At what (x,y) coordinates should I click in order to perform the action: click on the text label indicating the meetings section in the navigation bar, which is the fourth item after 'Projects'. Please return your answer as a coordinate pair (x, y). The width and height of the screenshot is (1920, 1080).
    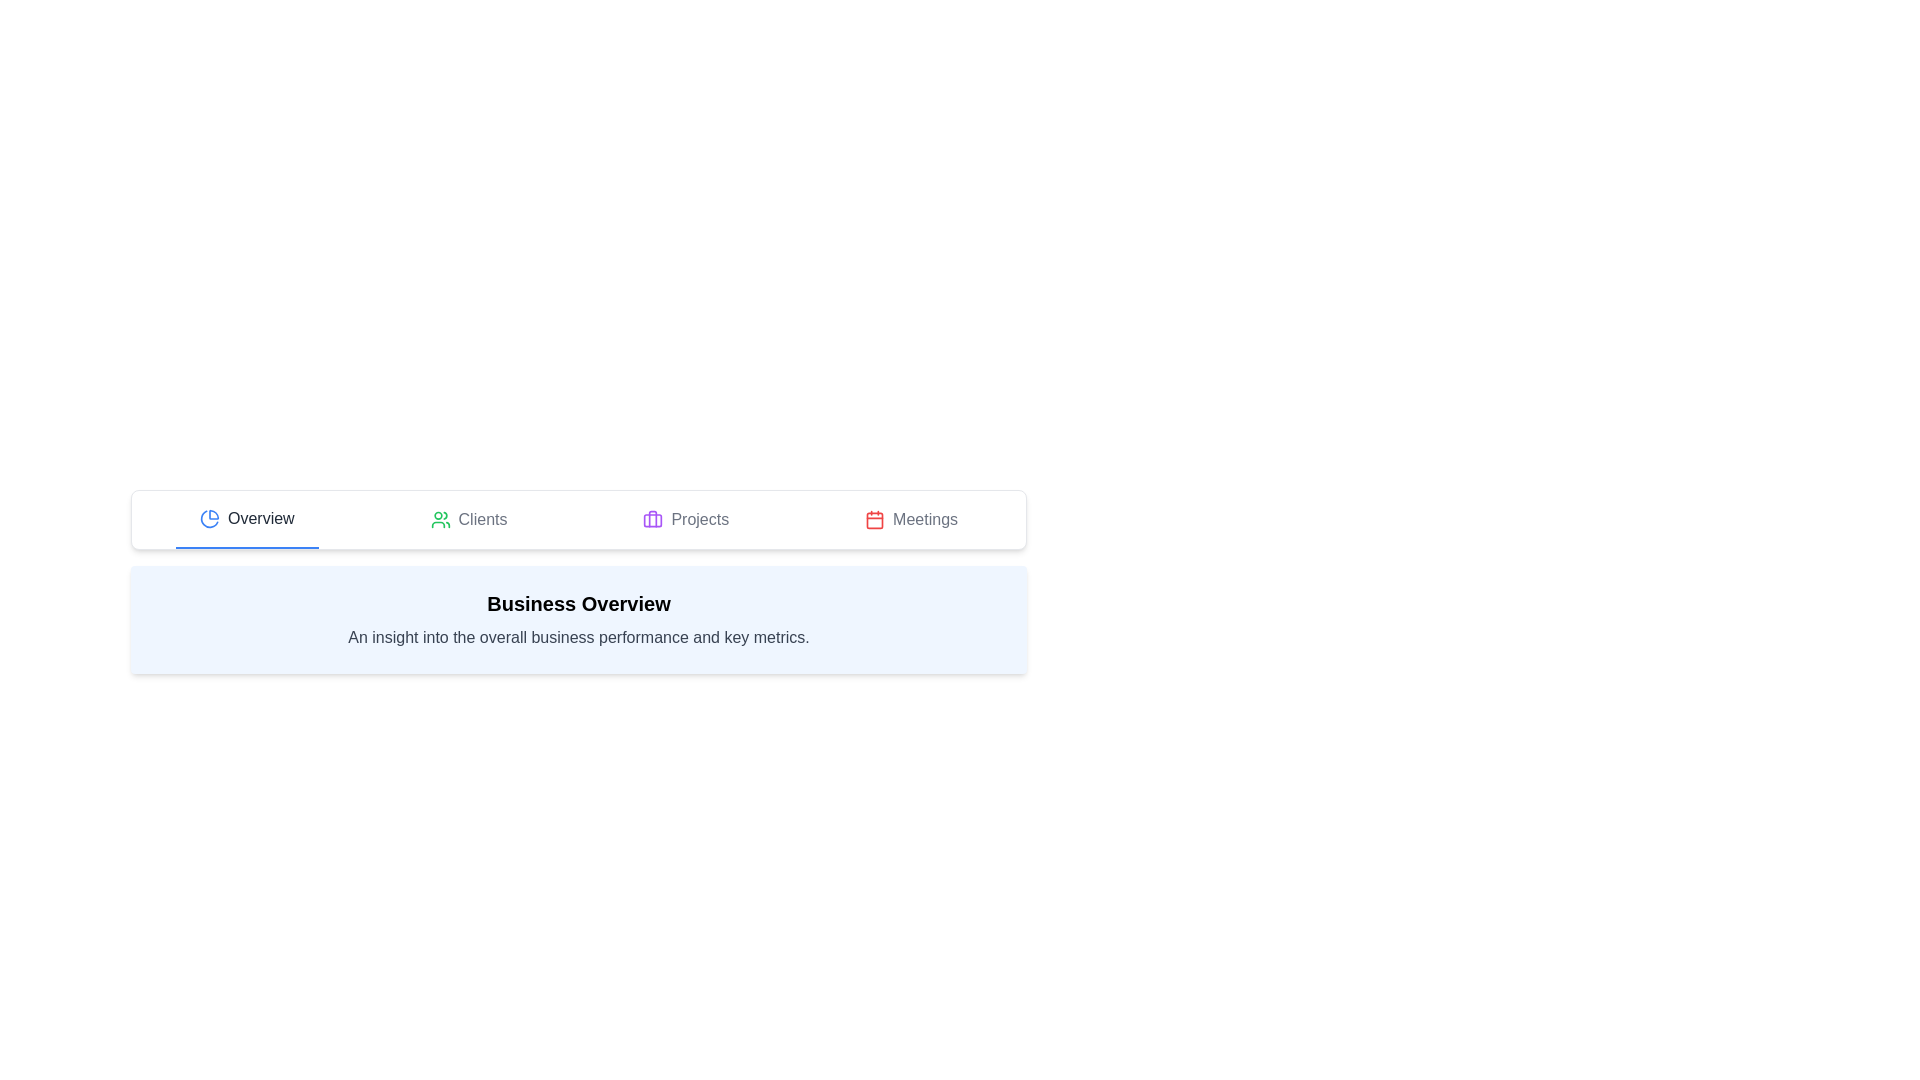
    Looking at the image, I should click on (924, 519).